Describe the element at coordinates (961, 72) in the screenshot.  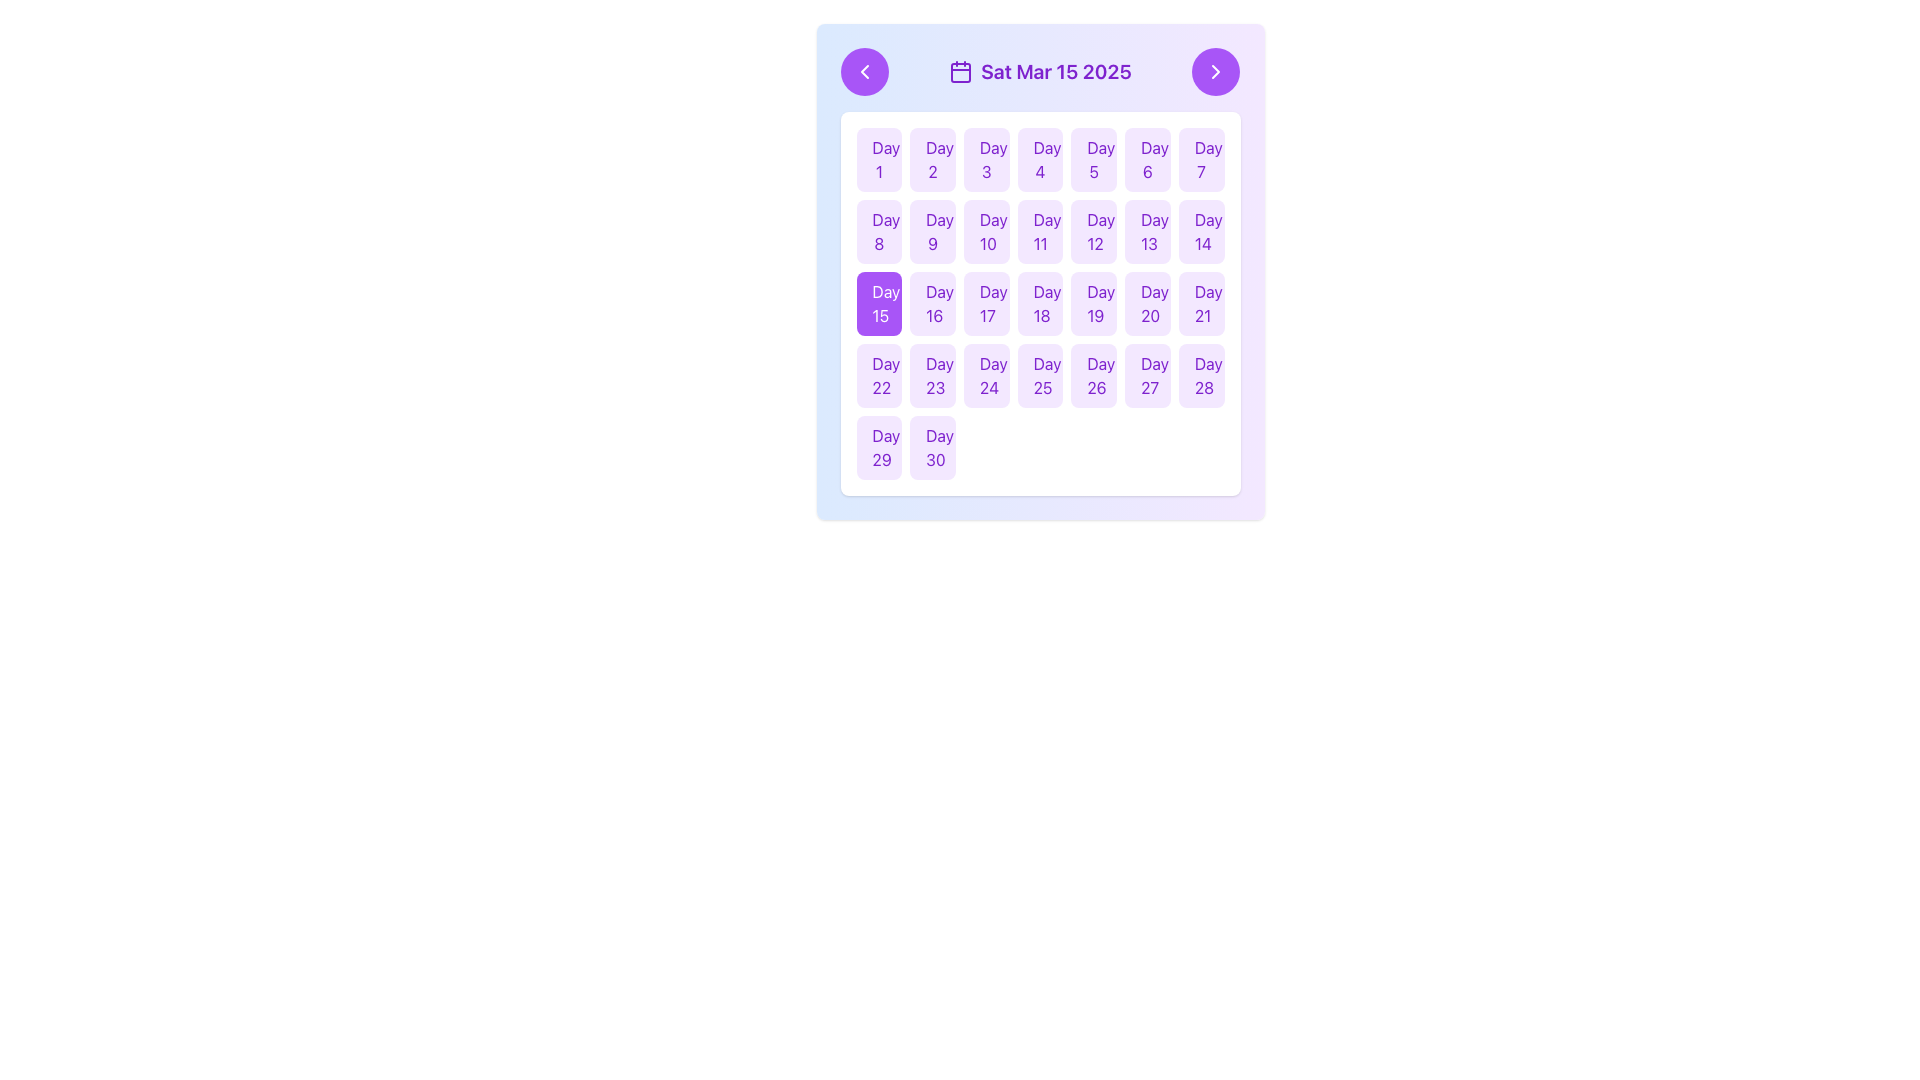
I see `the calendar date icon located in the header section, which is centrally aligned with the date text and positioned between navigation buttons` at that location.